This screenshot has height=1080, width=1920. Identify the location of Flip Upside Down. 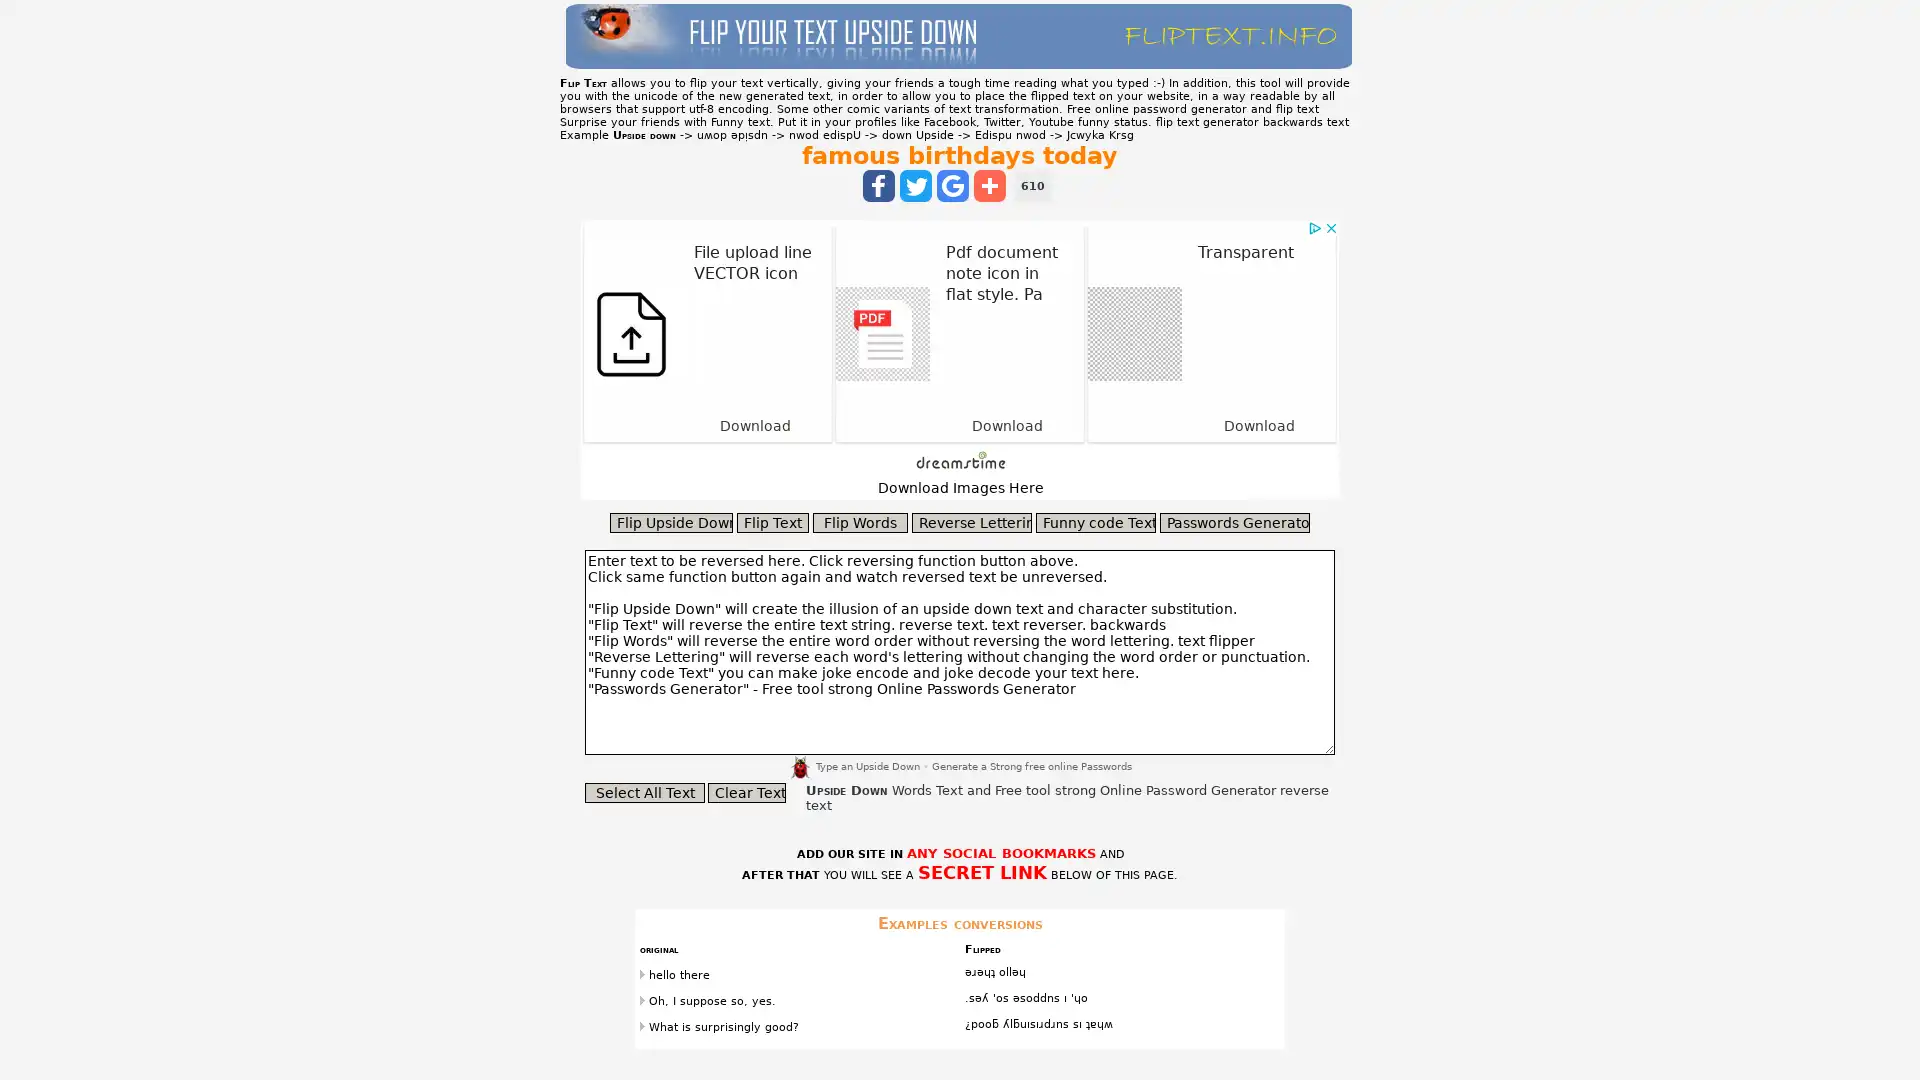
(671, 522).